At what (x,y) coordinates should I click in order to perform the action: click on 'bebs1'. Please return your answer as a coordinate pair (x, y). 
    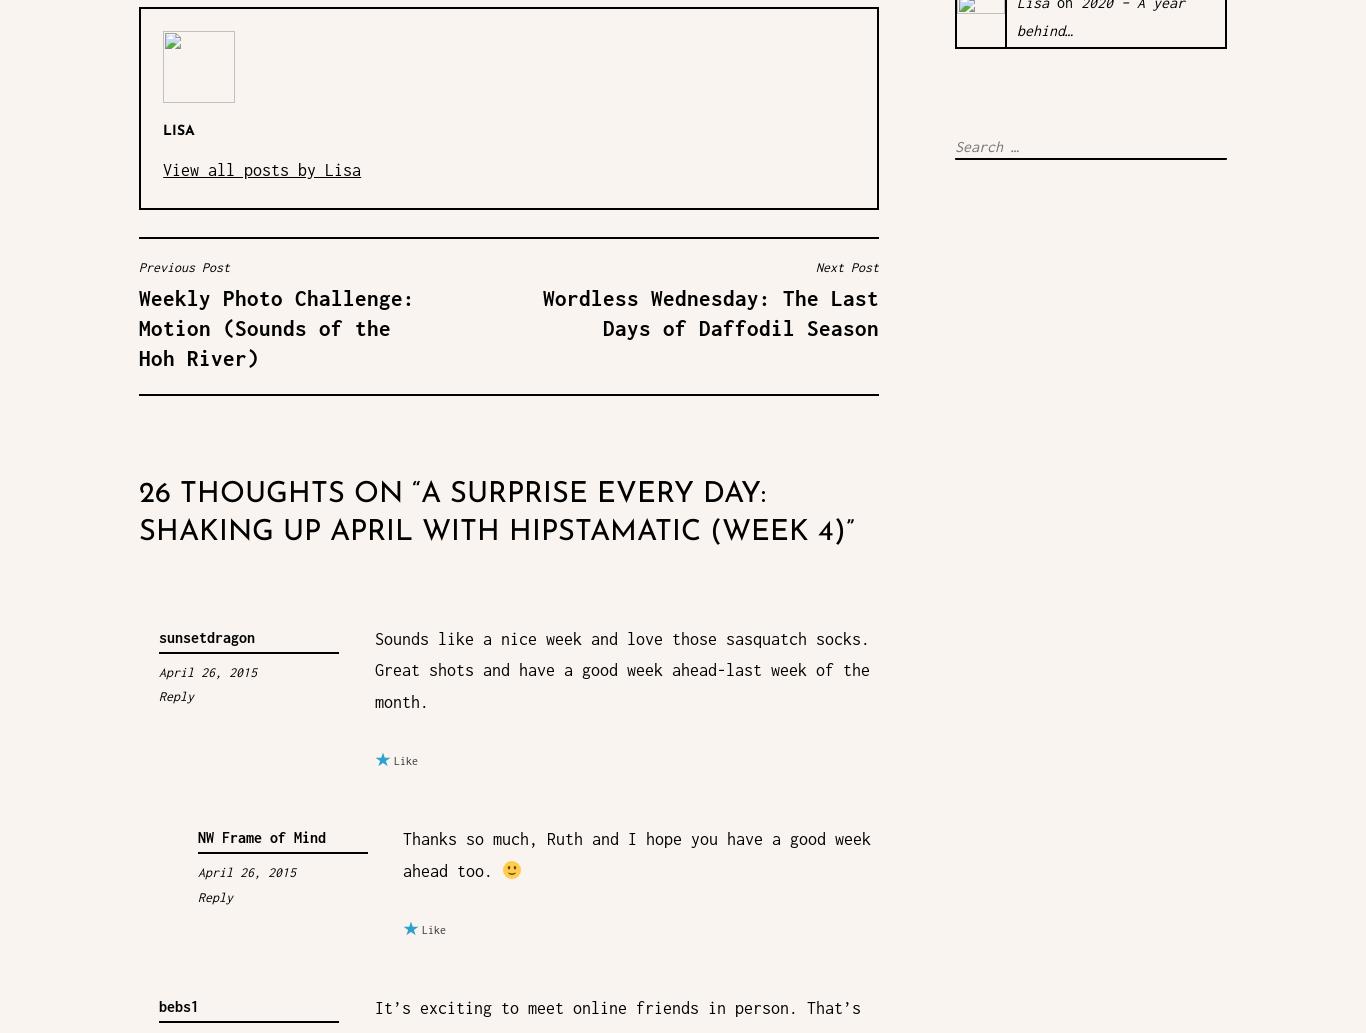
    Looking at the image, I should click on (177, 1005).